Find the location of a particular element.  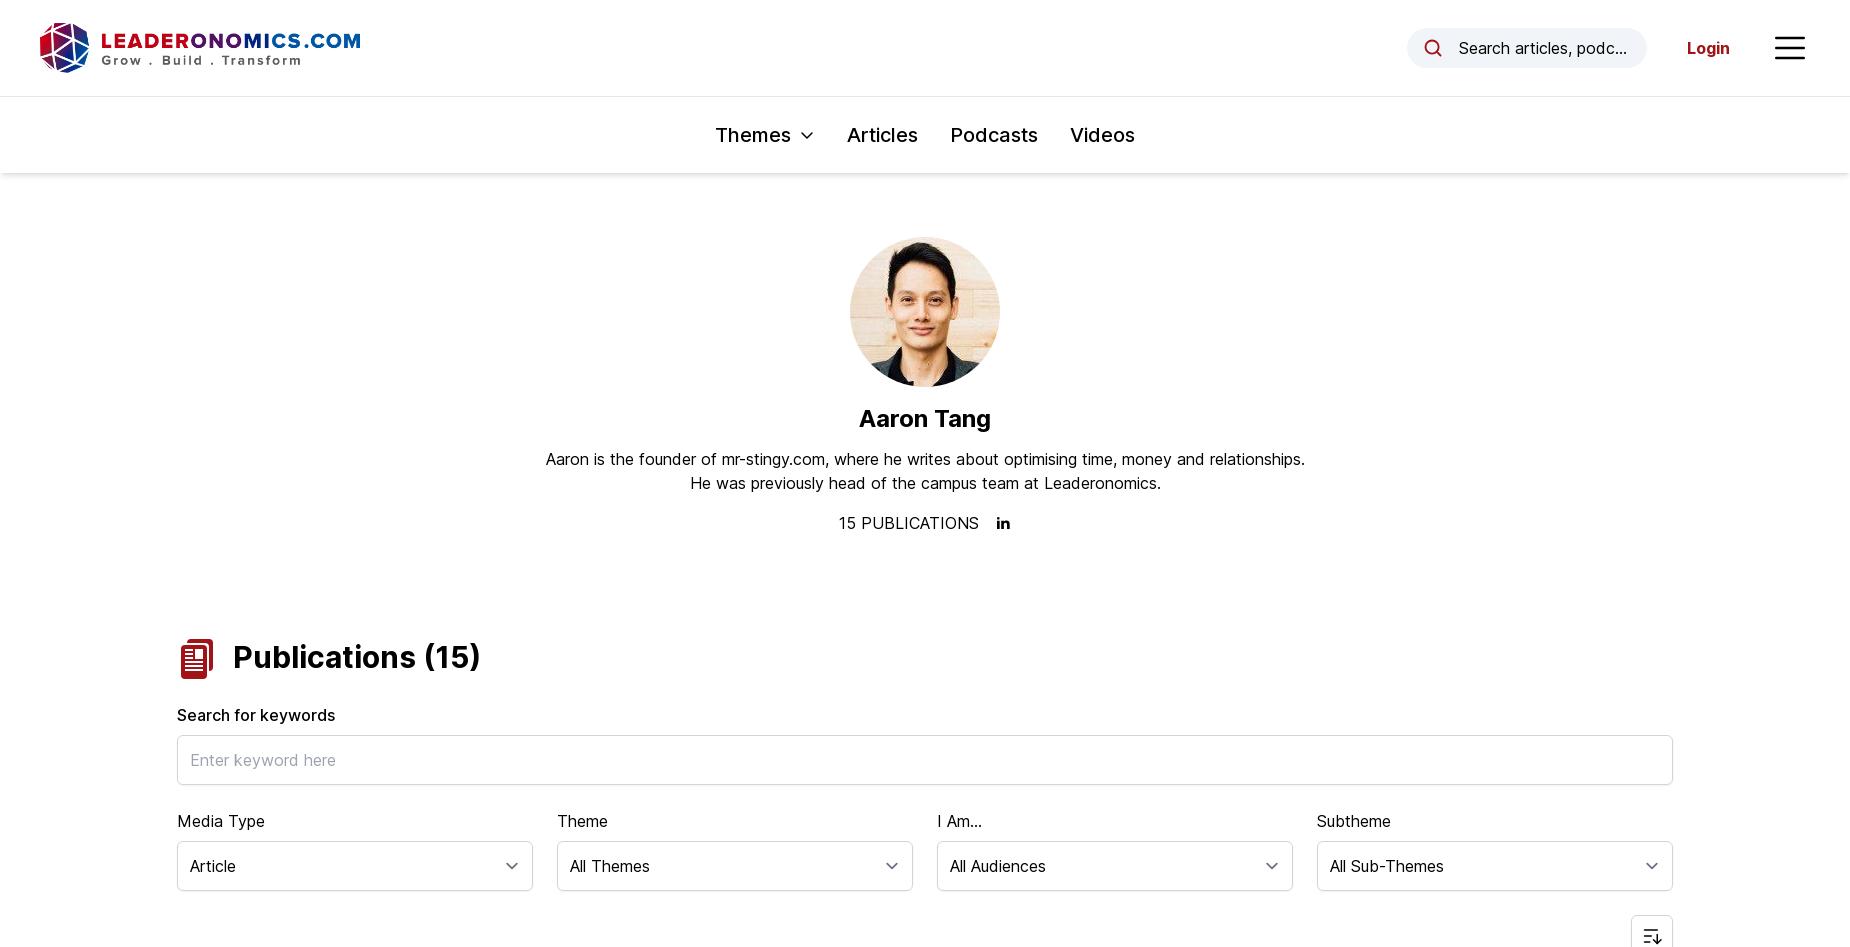

'Videos' is located at coordinates (1101, 134).